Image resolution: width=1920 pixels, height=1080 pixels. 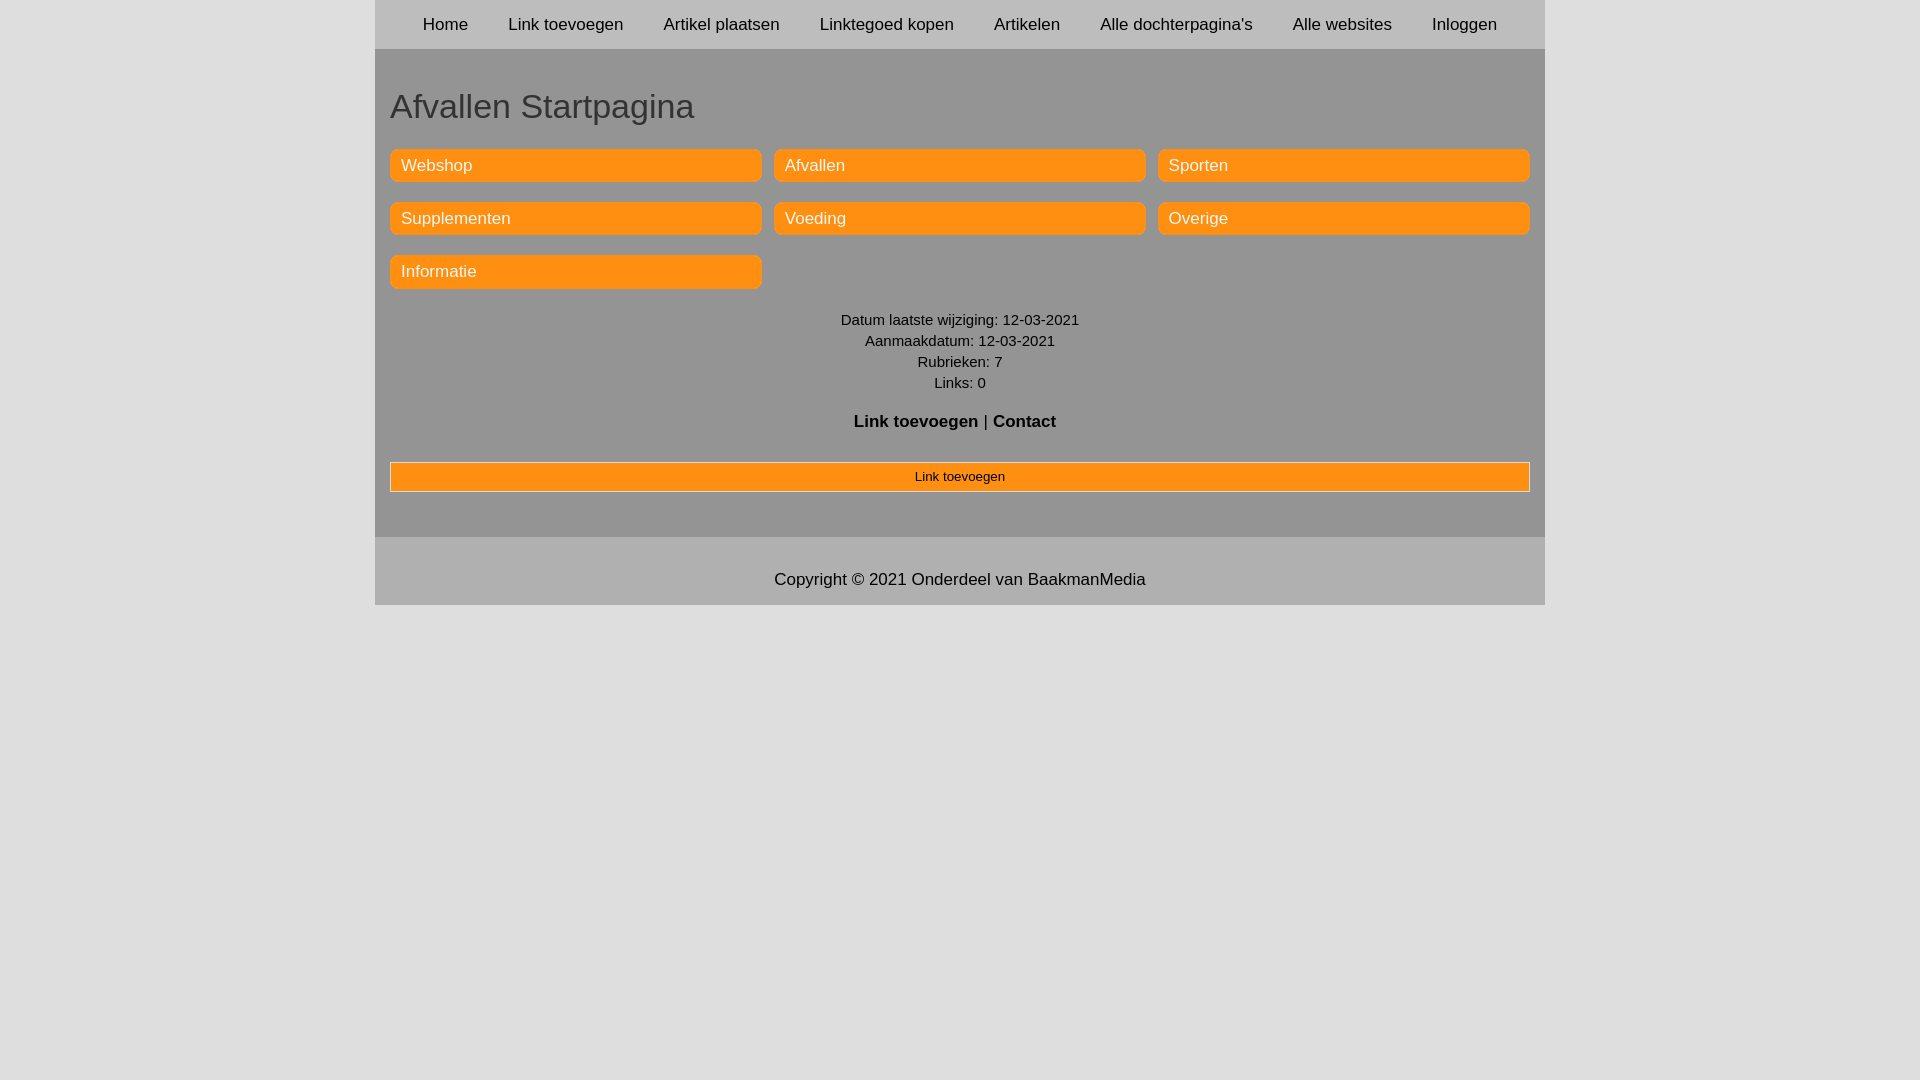 What do you see at coordinates (435, 164) in the screenshot?
I see `'Webshop'` at bounding box center [435, 164].